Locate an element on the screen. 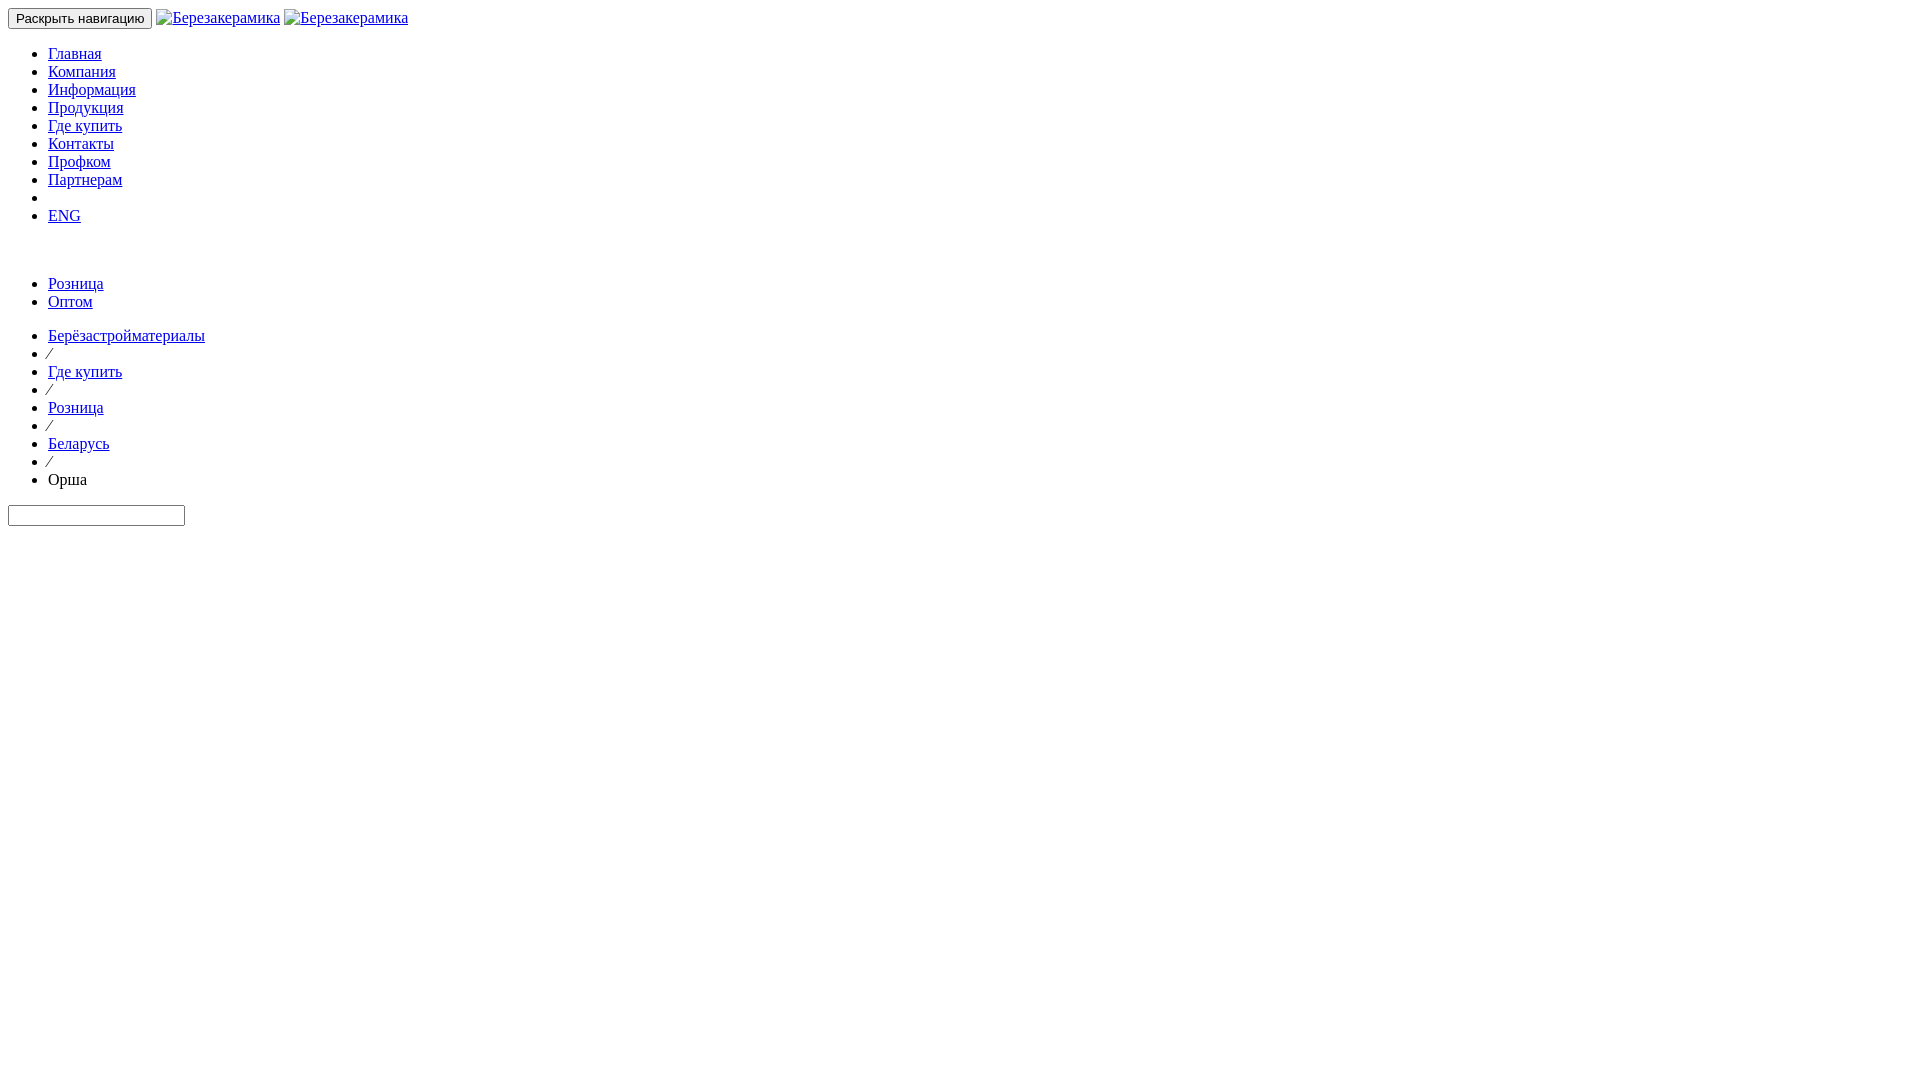 The image size is (1920, 1080). 'ENG' is located at coordinates (64, 215).